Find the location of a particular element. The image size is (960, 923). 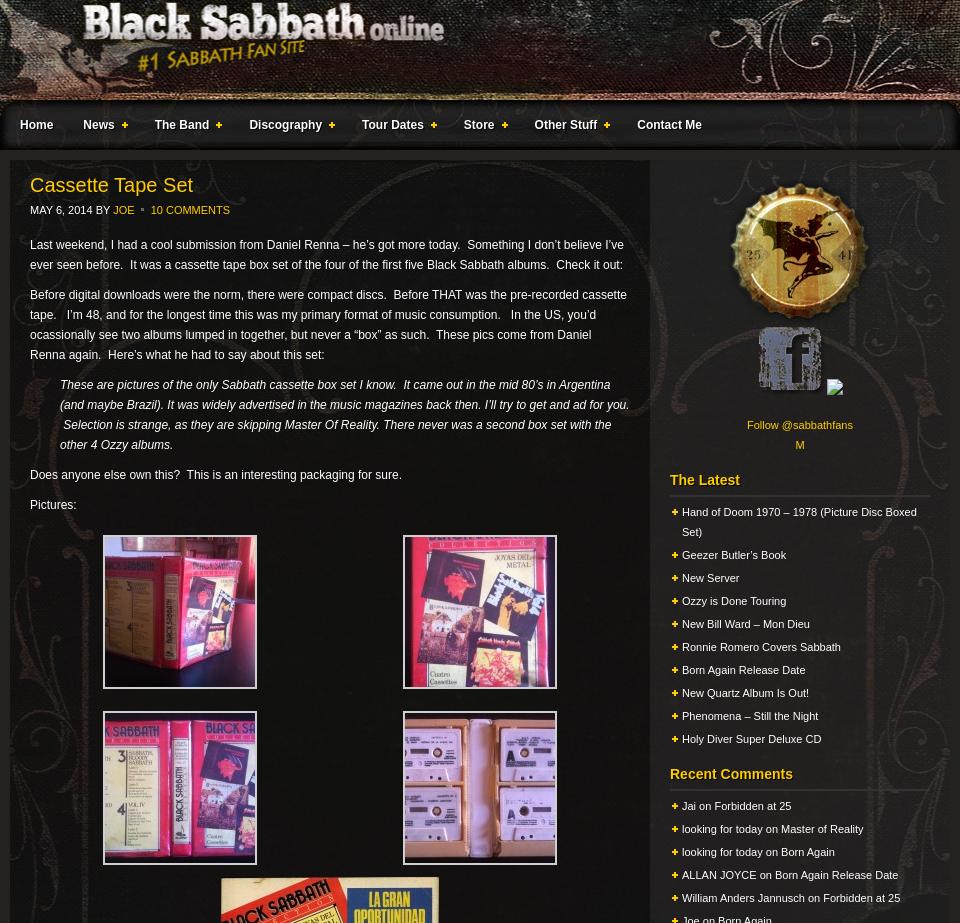

'M' is located at coordinates (799, 444).